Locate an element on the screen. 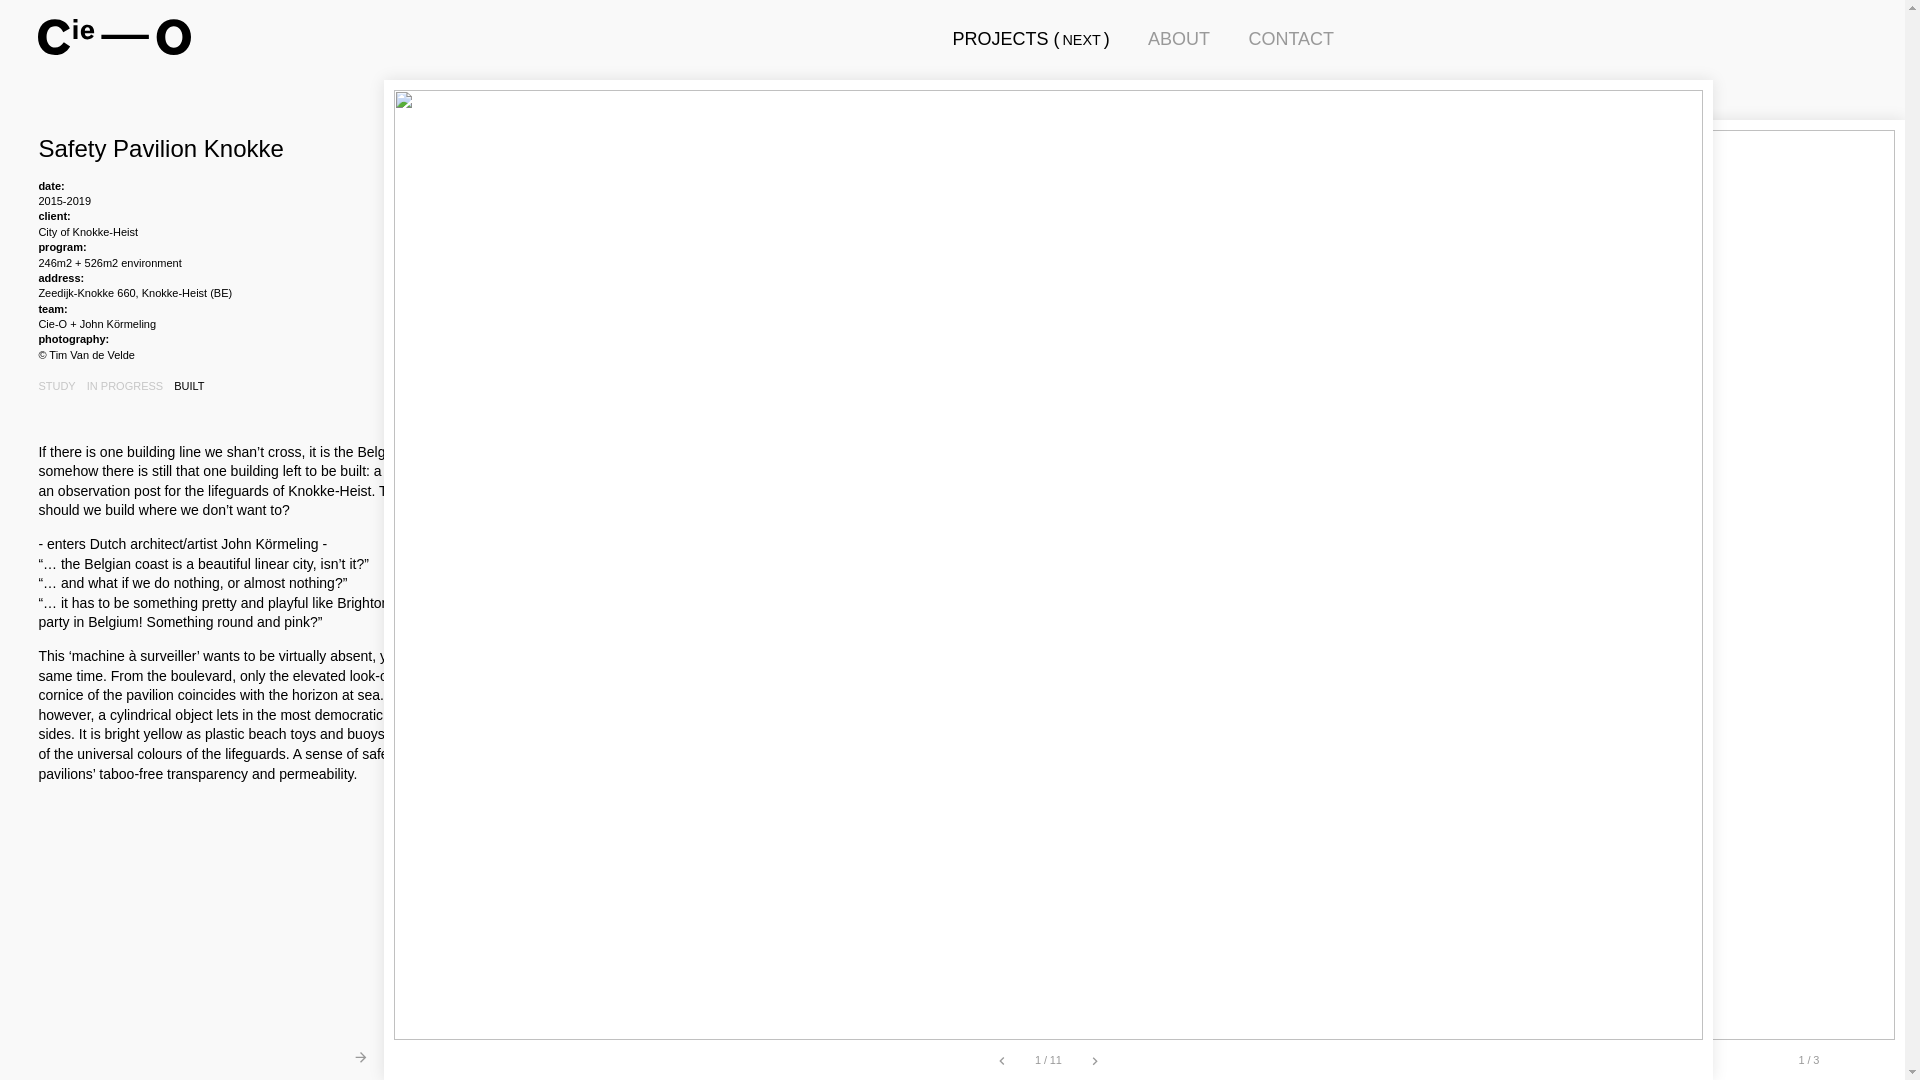  'NEXT' is located at coordinates (1079, 39).